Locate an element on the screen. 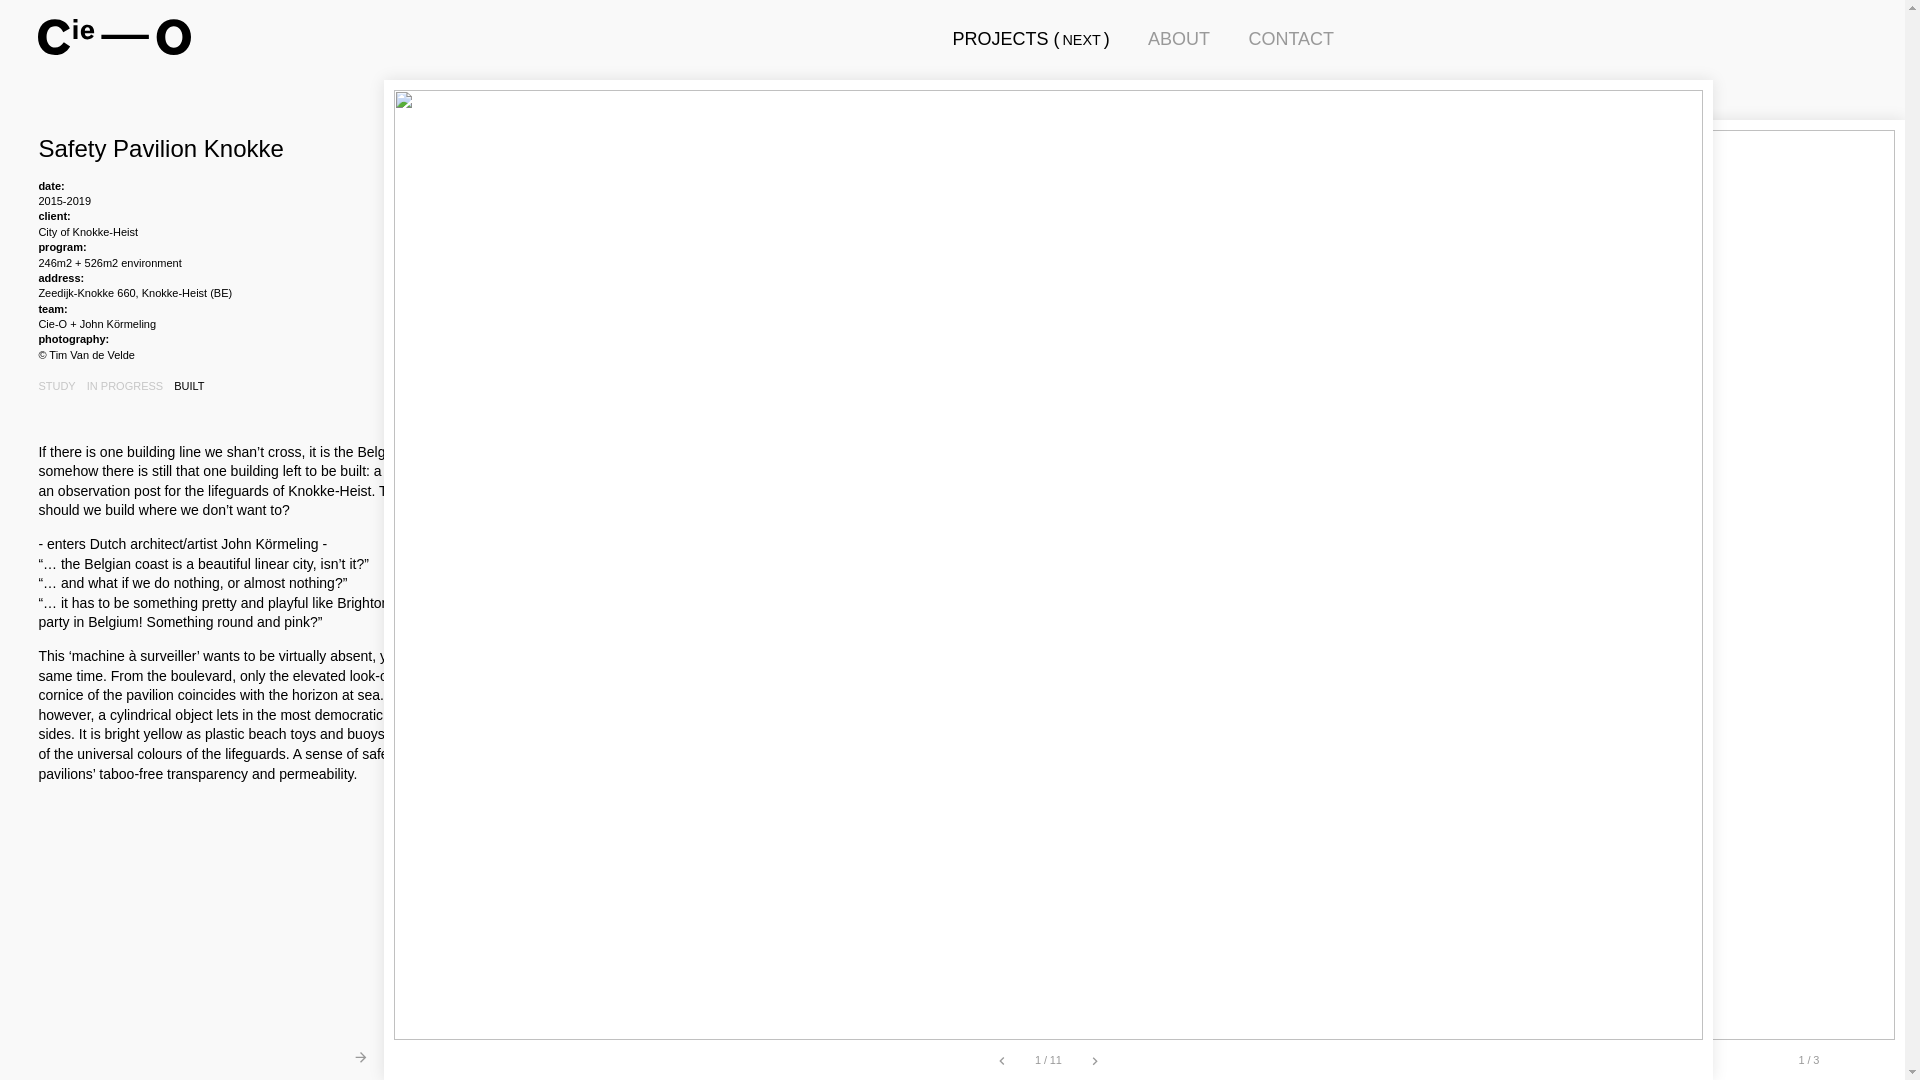  'NEXT' is located at coordinates (1079, 39).